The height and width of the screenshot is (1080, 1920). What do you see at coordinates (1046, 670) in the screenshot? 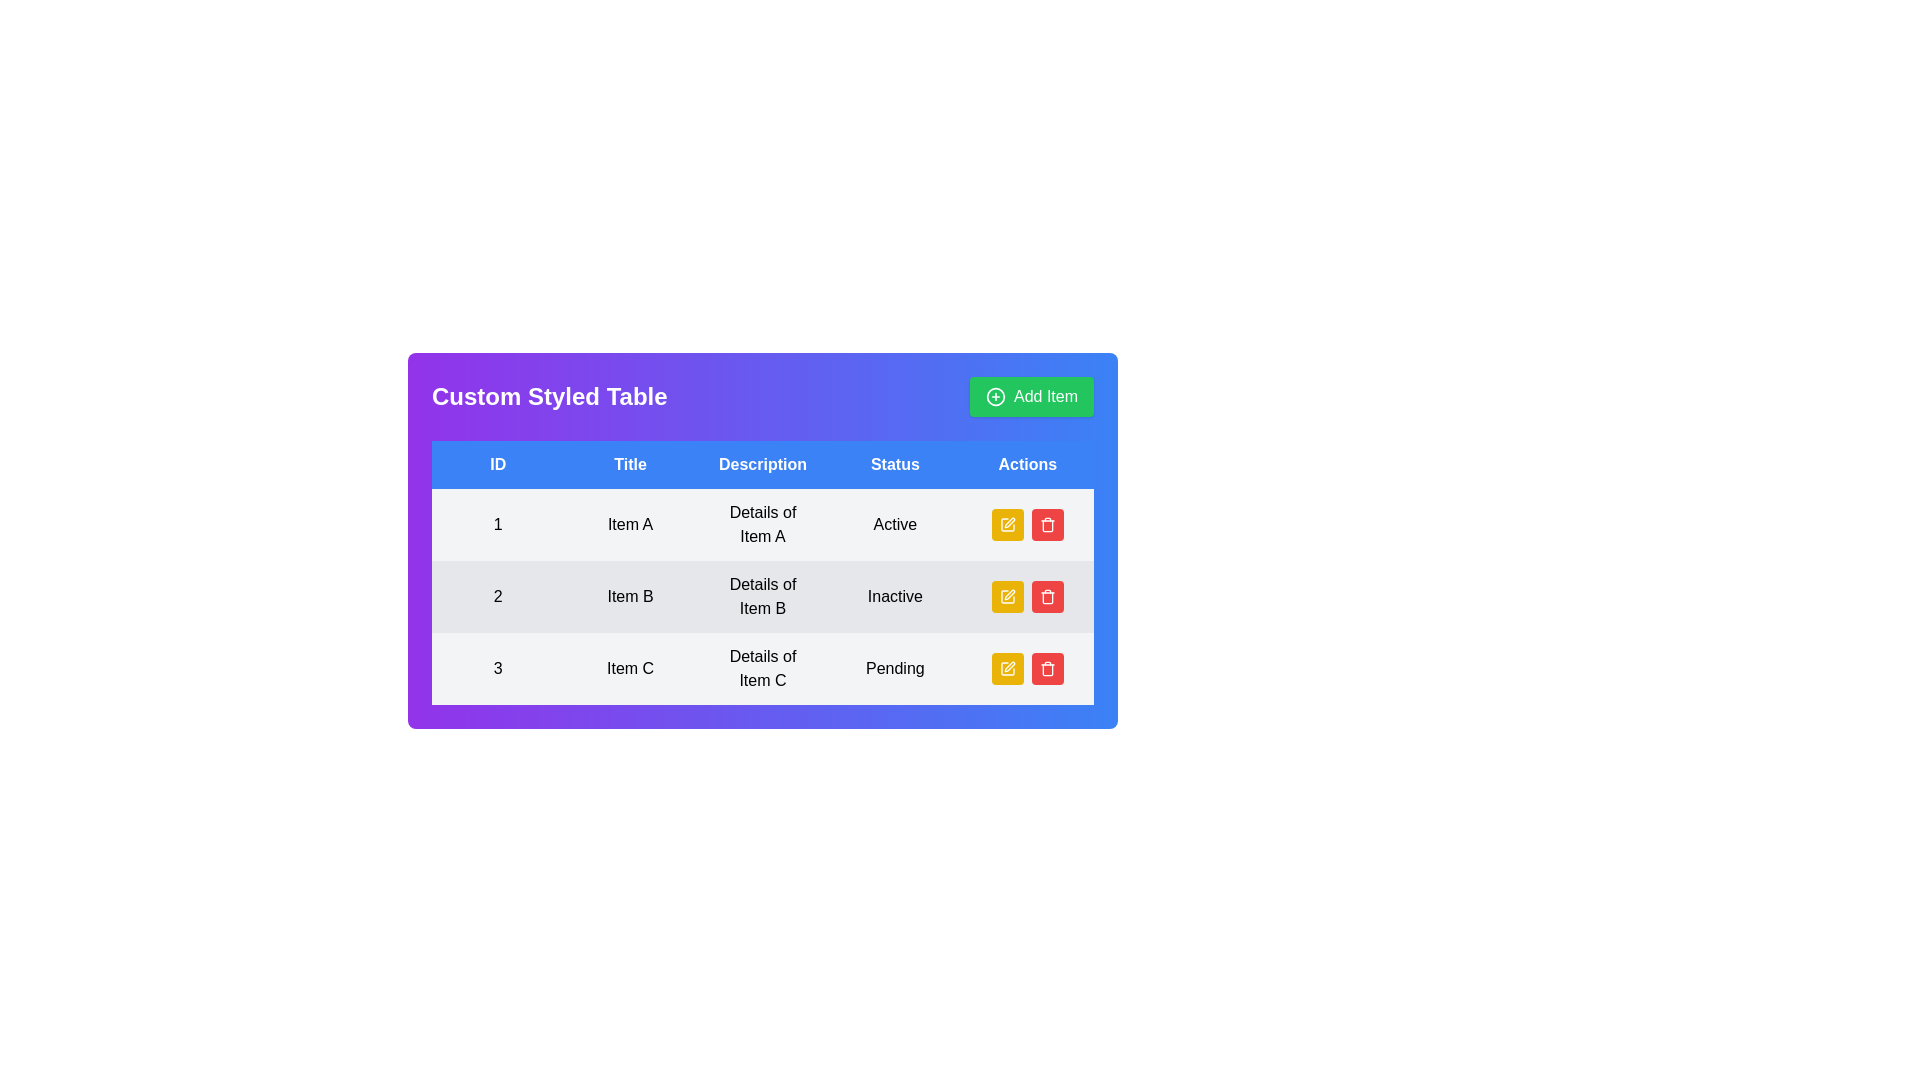
I see `the trash can icon in the Actions column of the third row of the table` at bounding box center [1046, 670].